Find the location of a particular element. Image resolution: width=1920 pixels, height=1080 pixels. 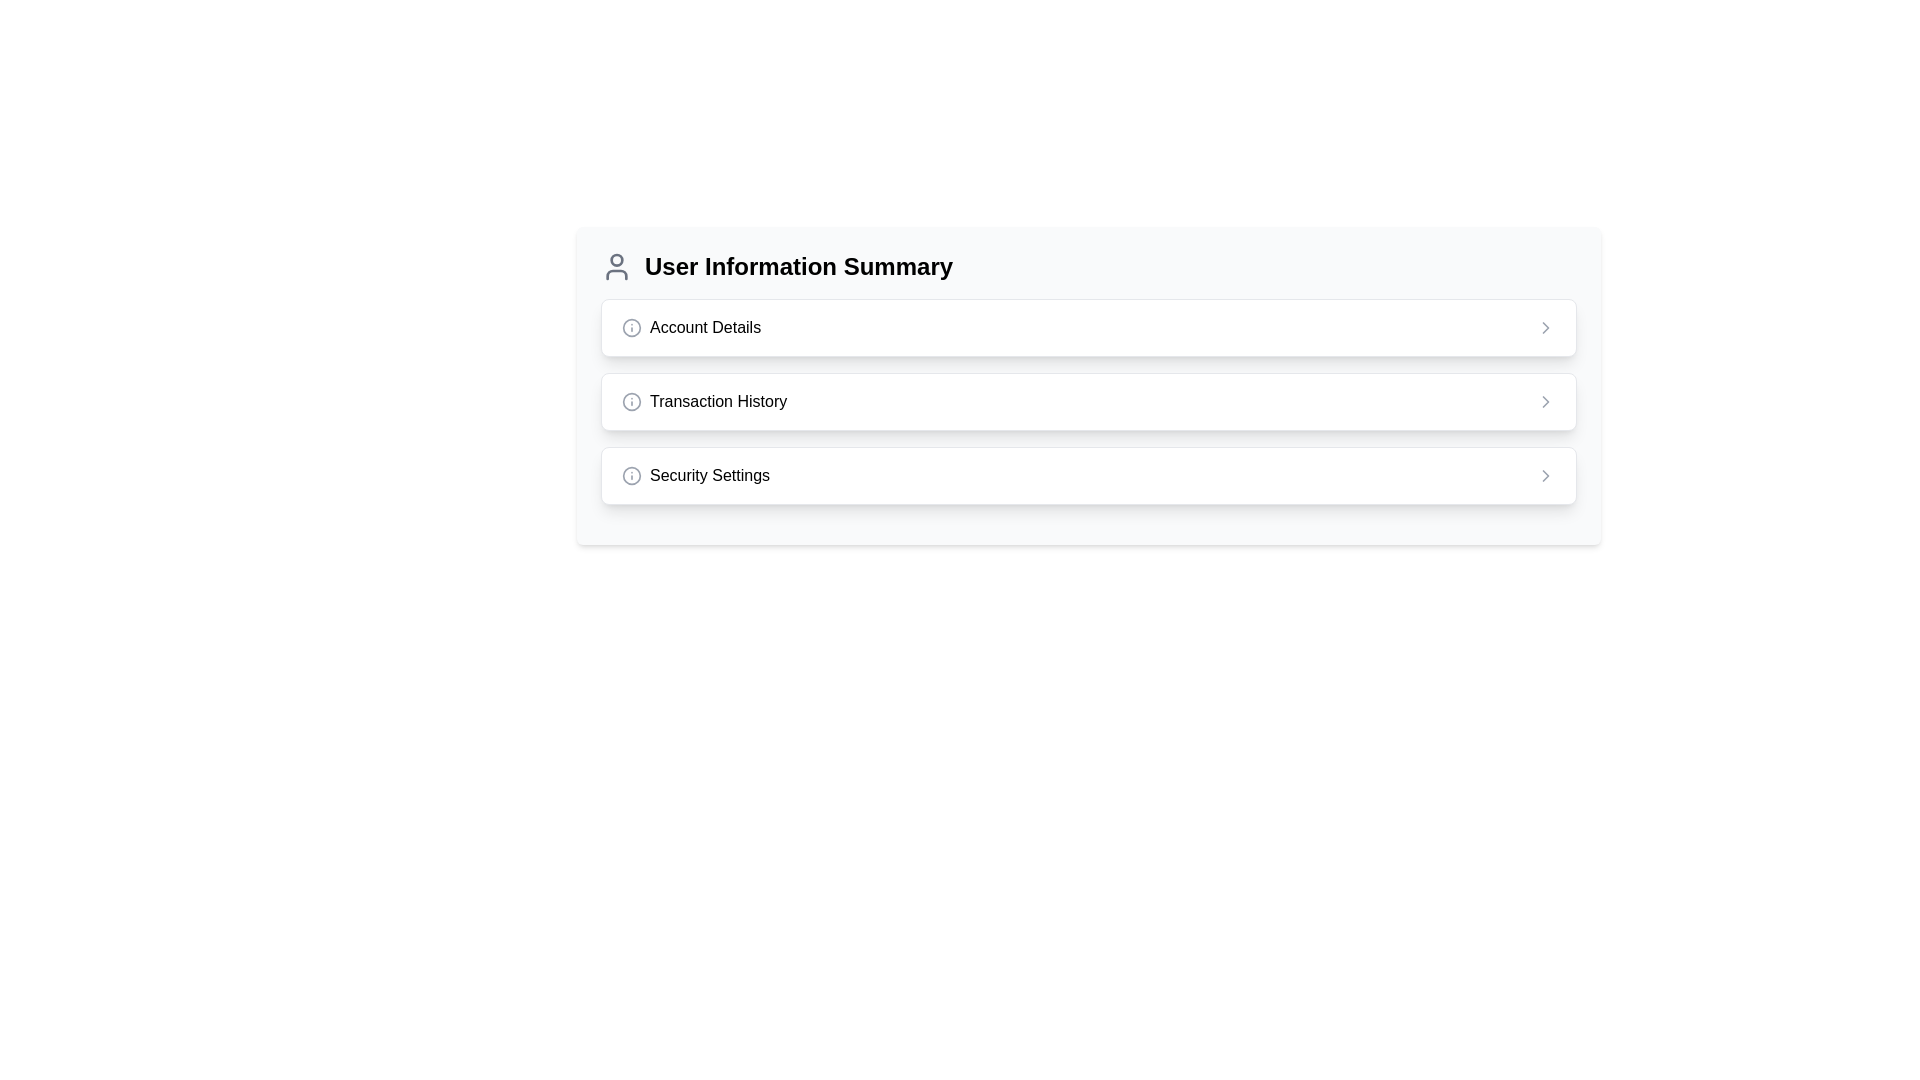

the information icon associated with the 'Account Details' section title is located at coordinates (691, 326).